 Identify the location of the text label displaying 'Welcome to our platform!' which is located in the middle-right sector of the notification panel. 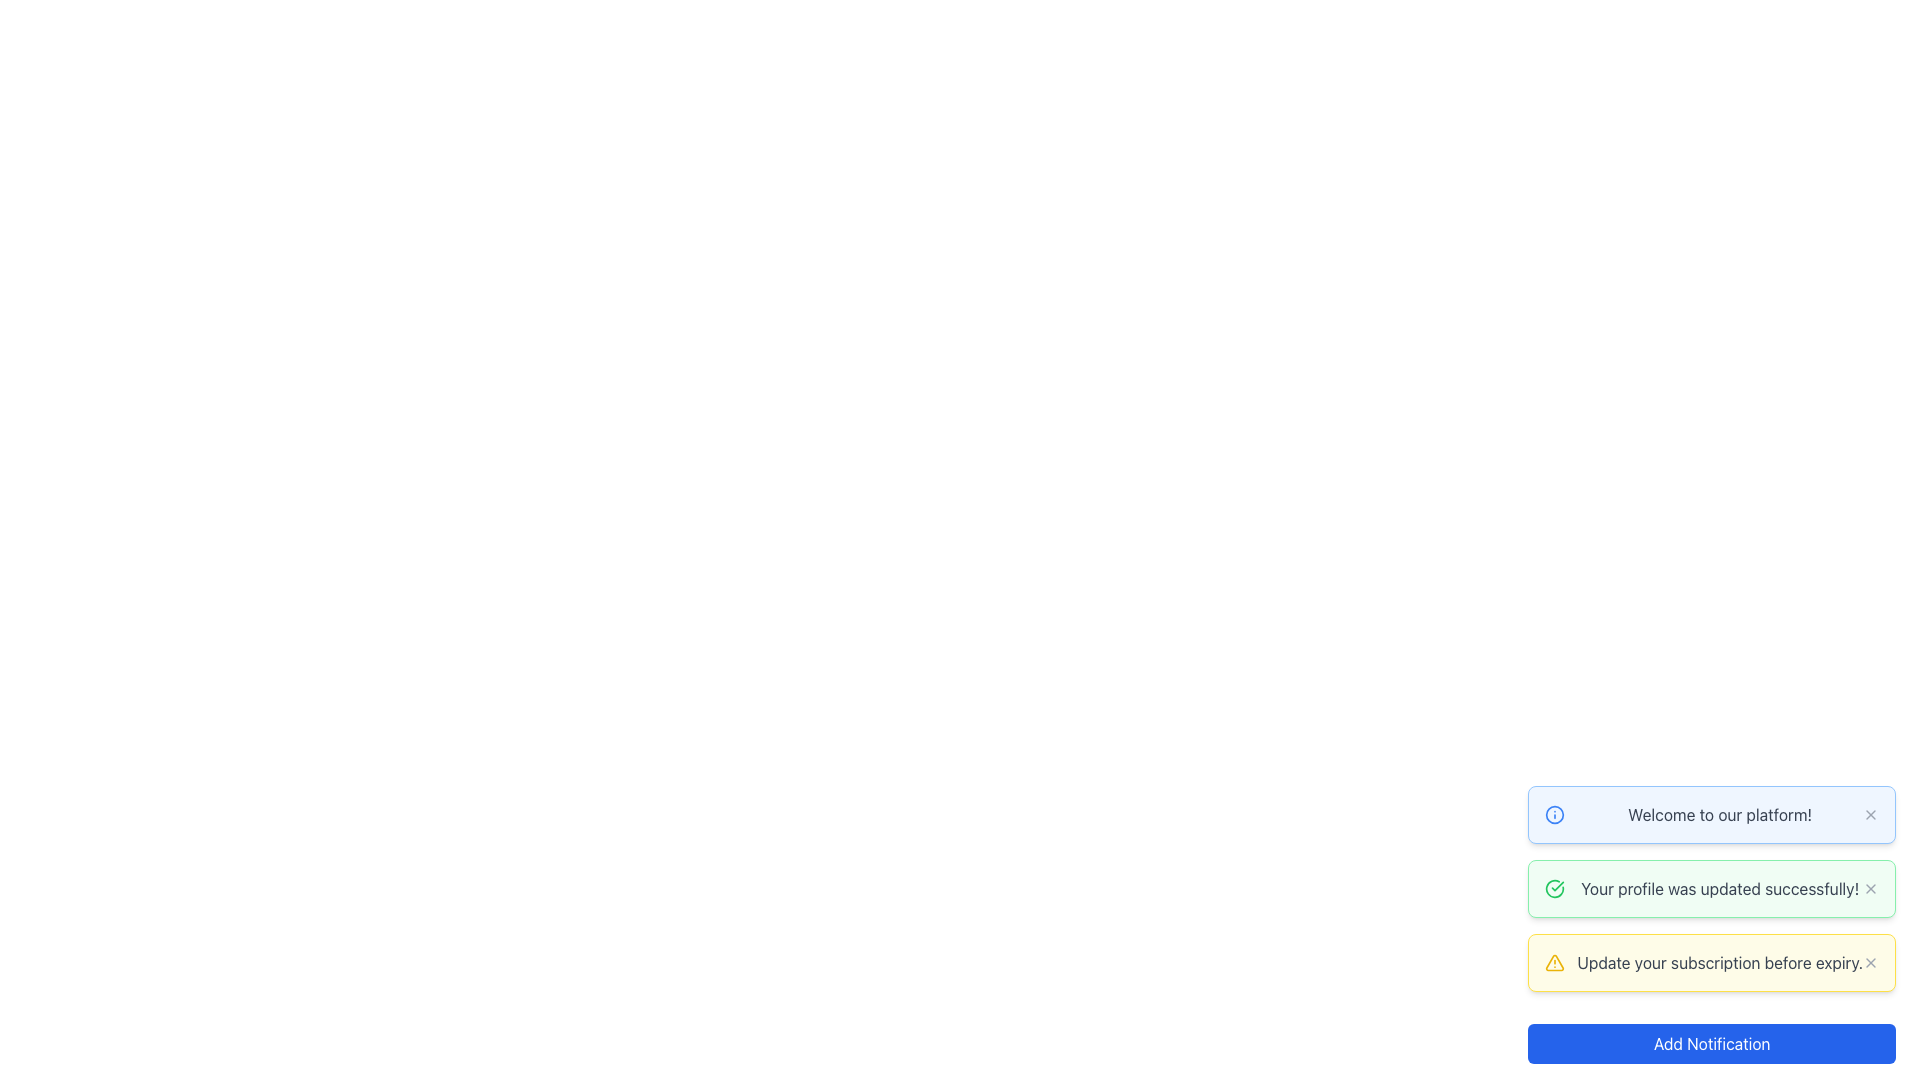
(1719, 814).